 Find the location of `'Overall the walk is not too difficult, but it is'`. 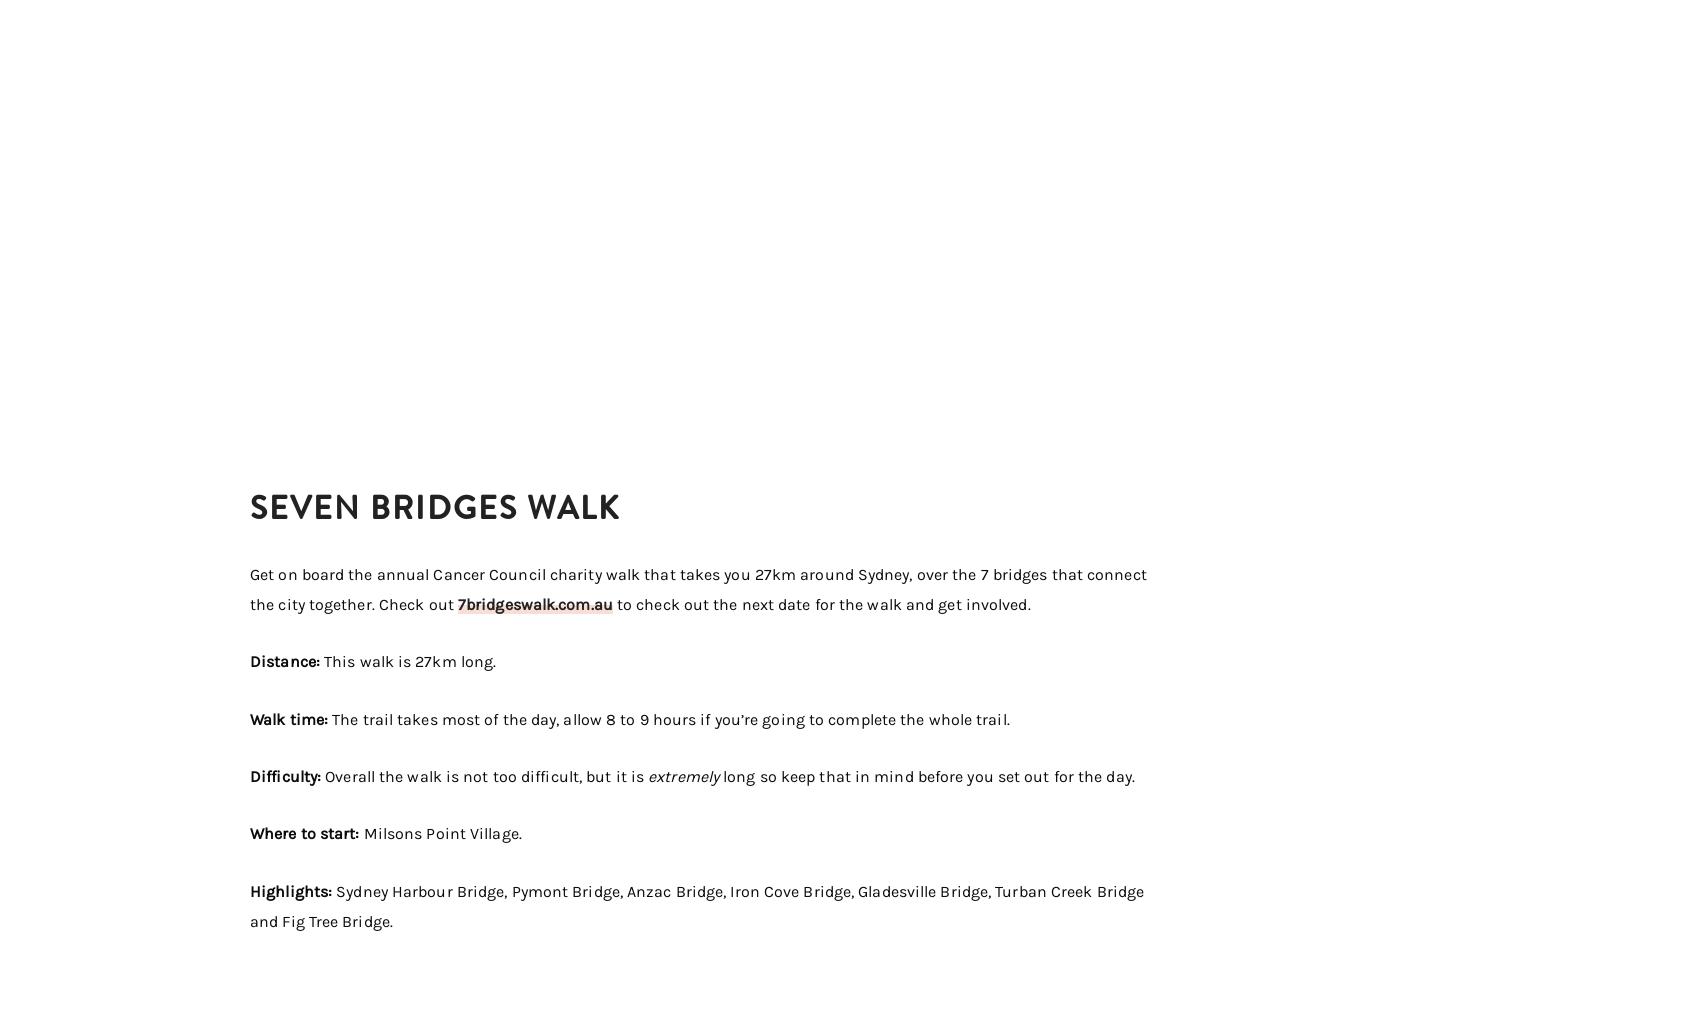

'Overall the walk is not too difficult, but it is' is located at coordinates (484, 776).